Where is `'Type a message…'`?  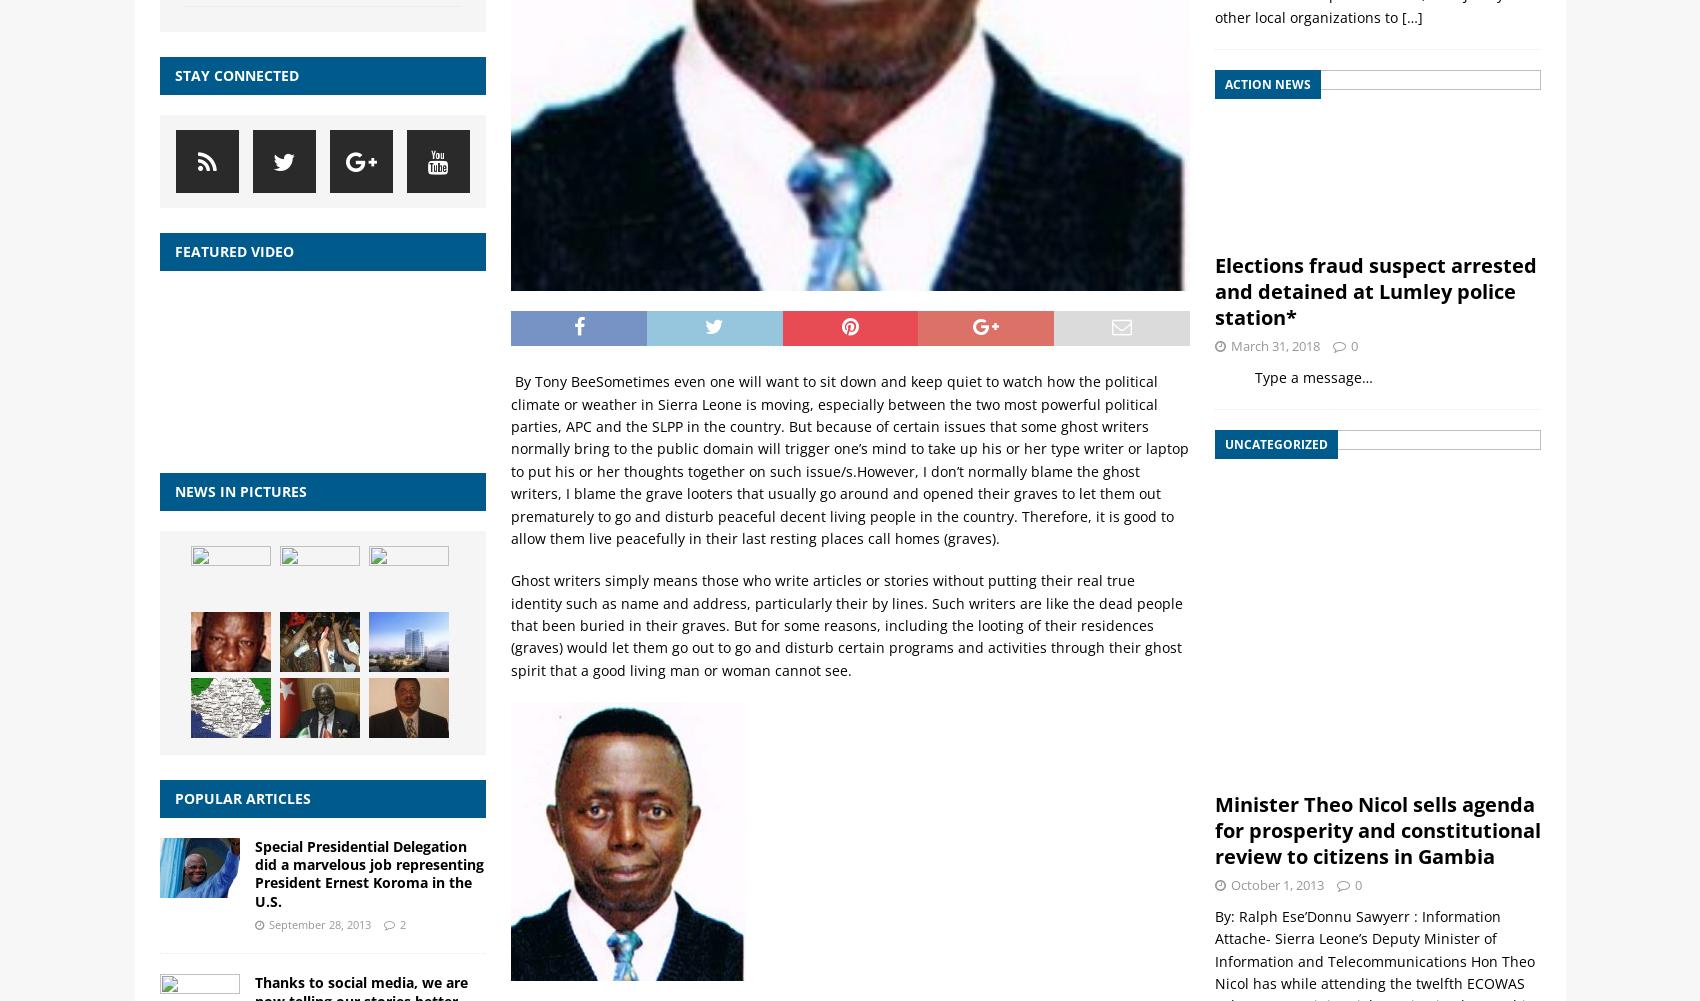 'Type a message…' is located at coordinates (1296, 375).